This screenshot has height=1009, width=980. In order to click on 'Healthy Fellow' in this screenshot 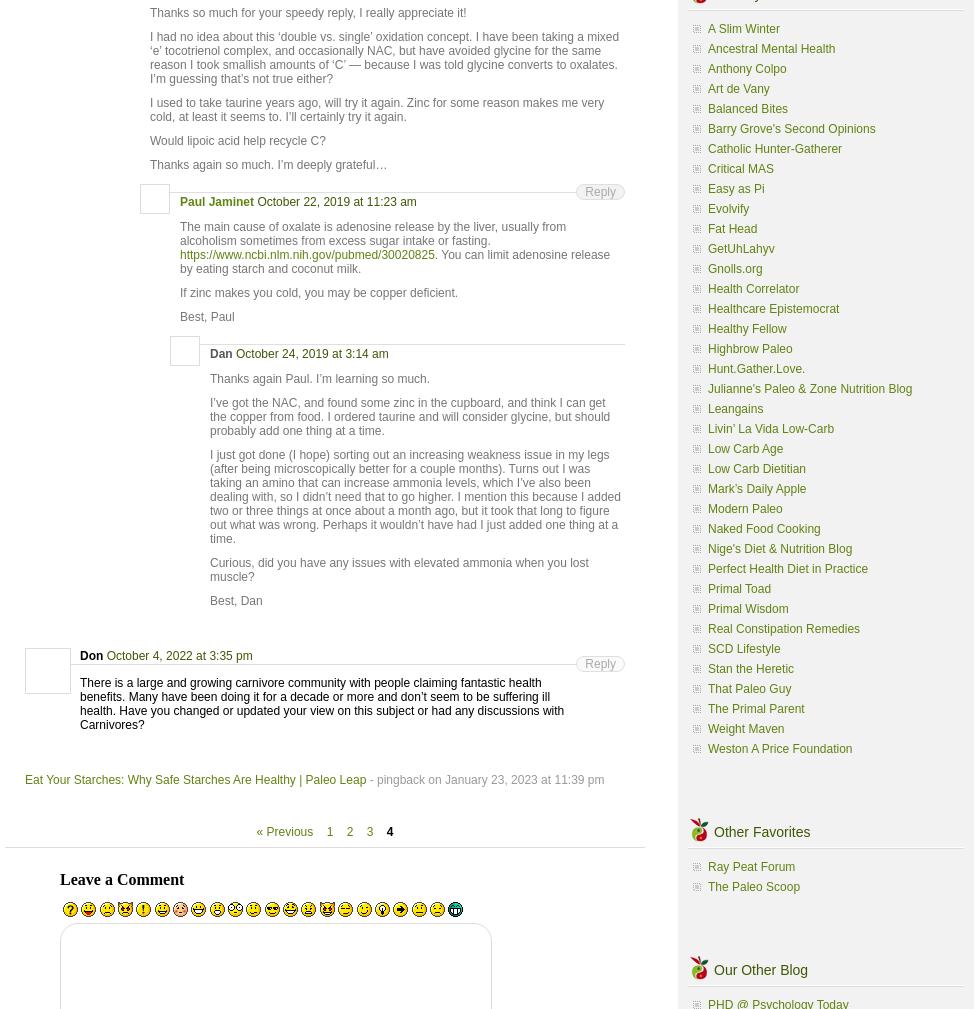, I will do `click(707, 327)`.